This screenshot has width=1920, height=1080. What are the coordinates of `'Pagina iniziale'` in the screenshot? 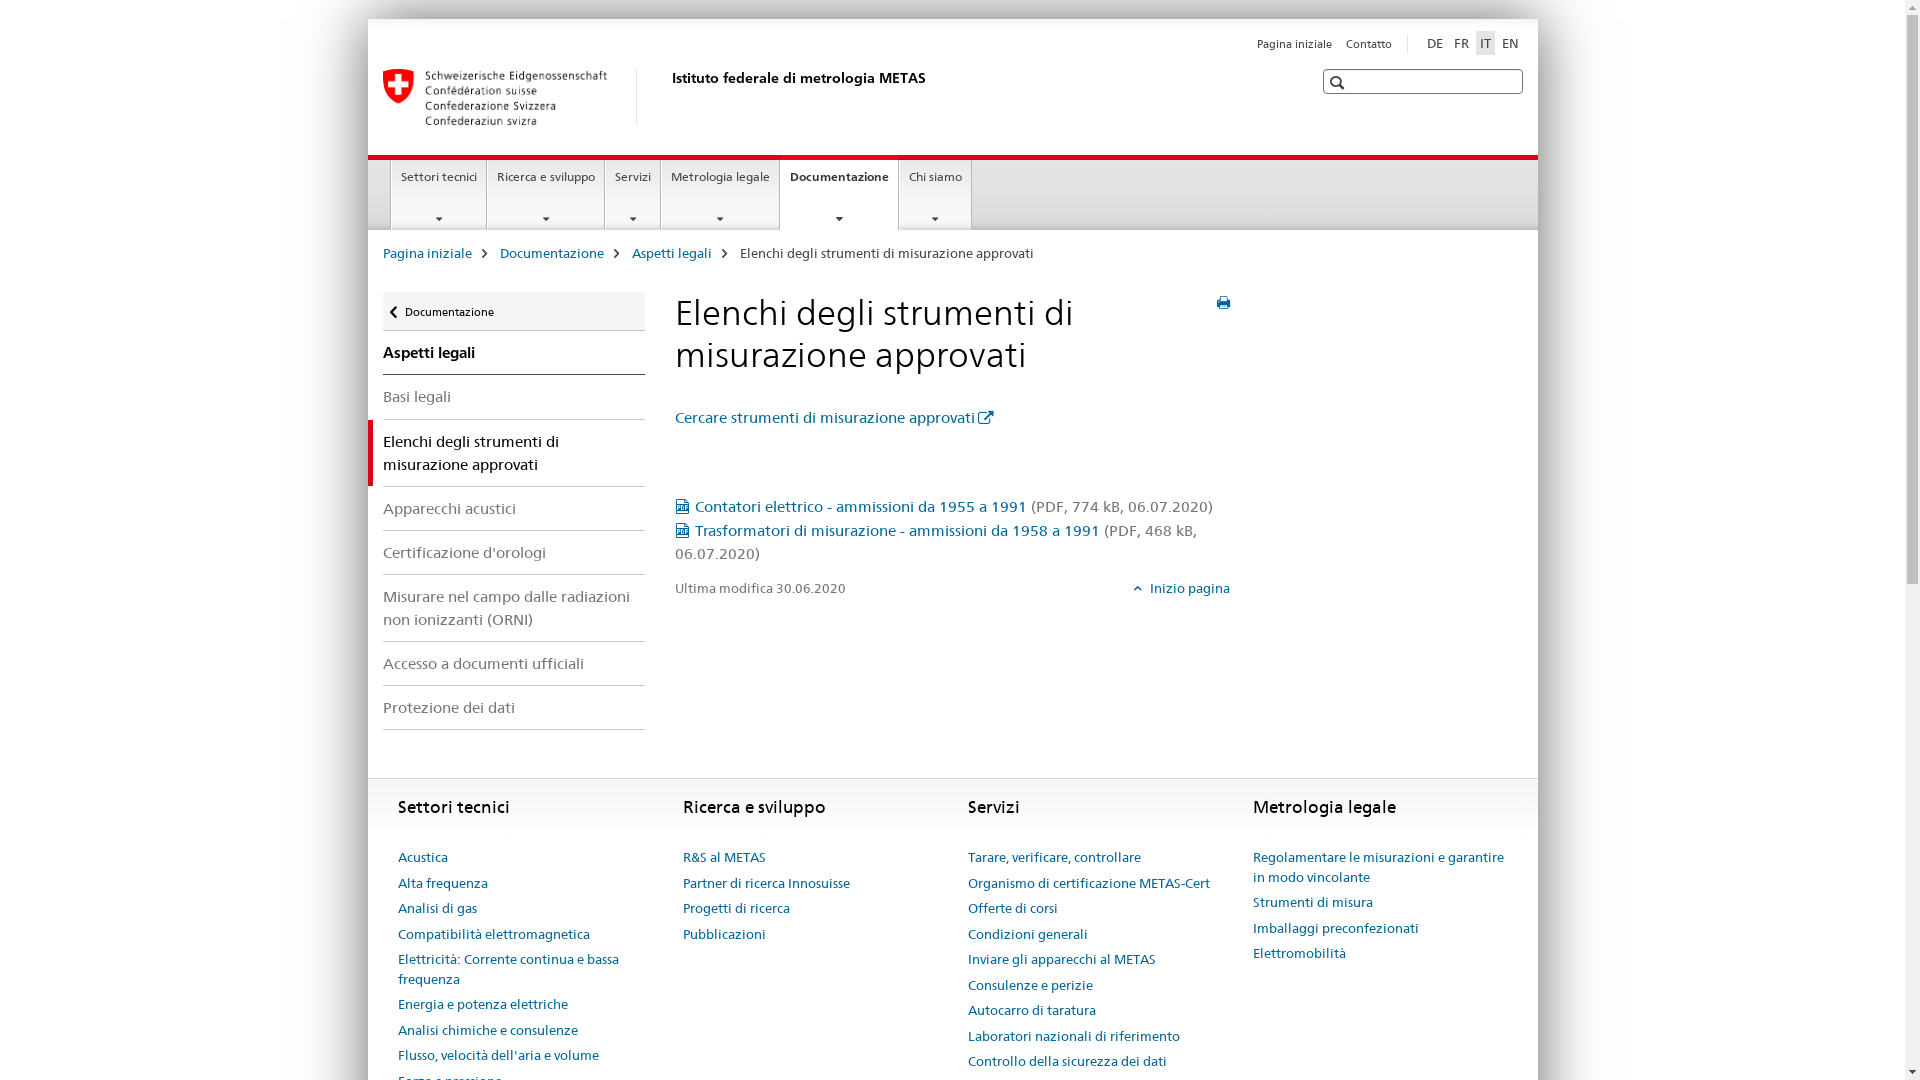 It's located at (1294, 43).